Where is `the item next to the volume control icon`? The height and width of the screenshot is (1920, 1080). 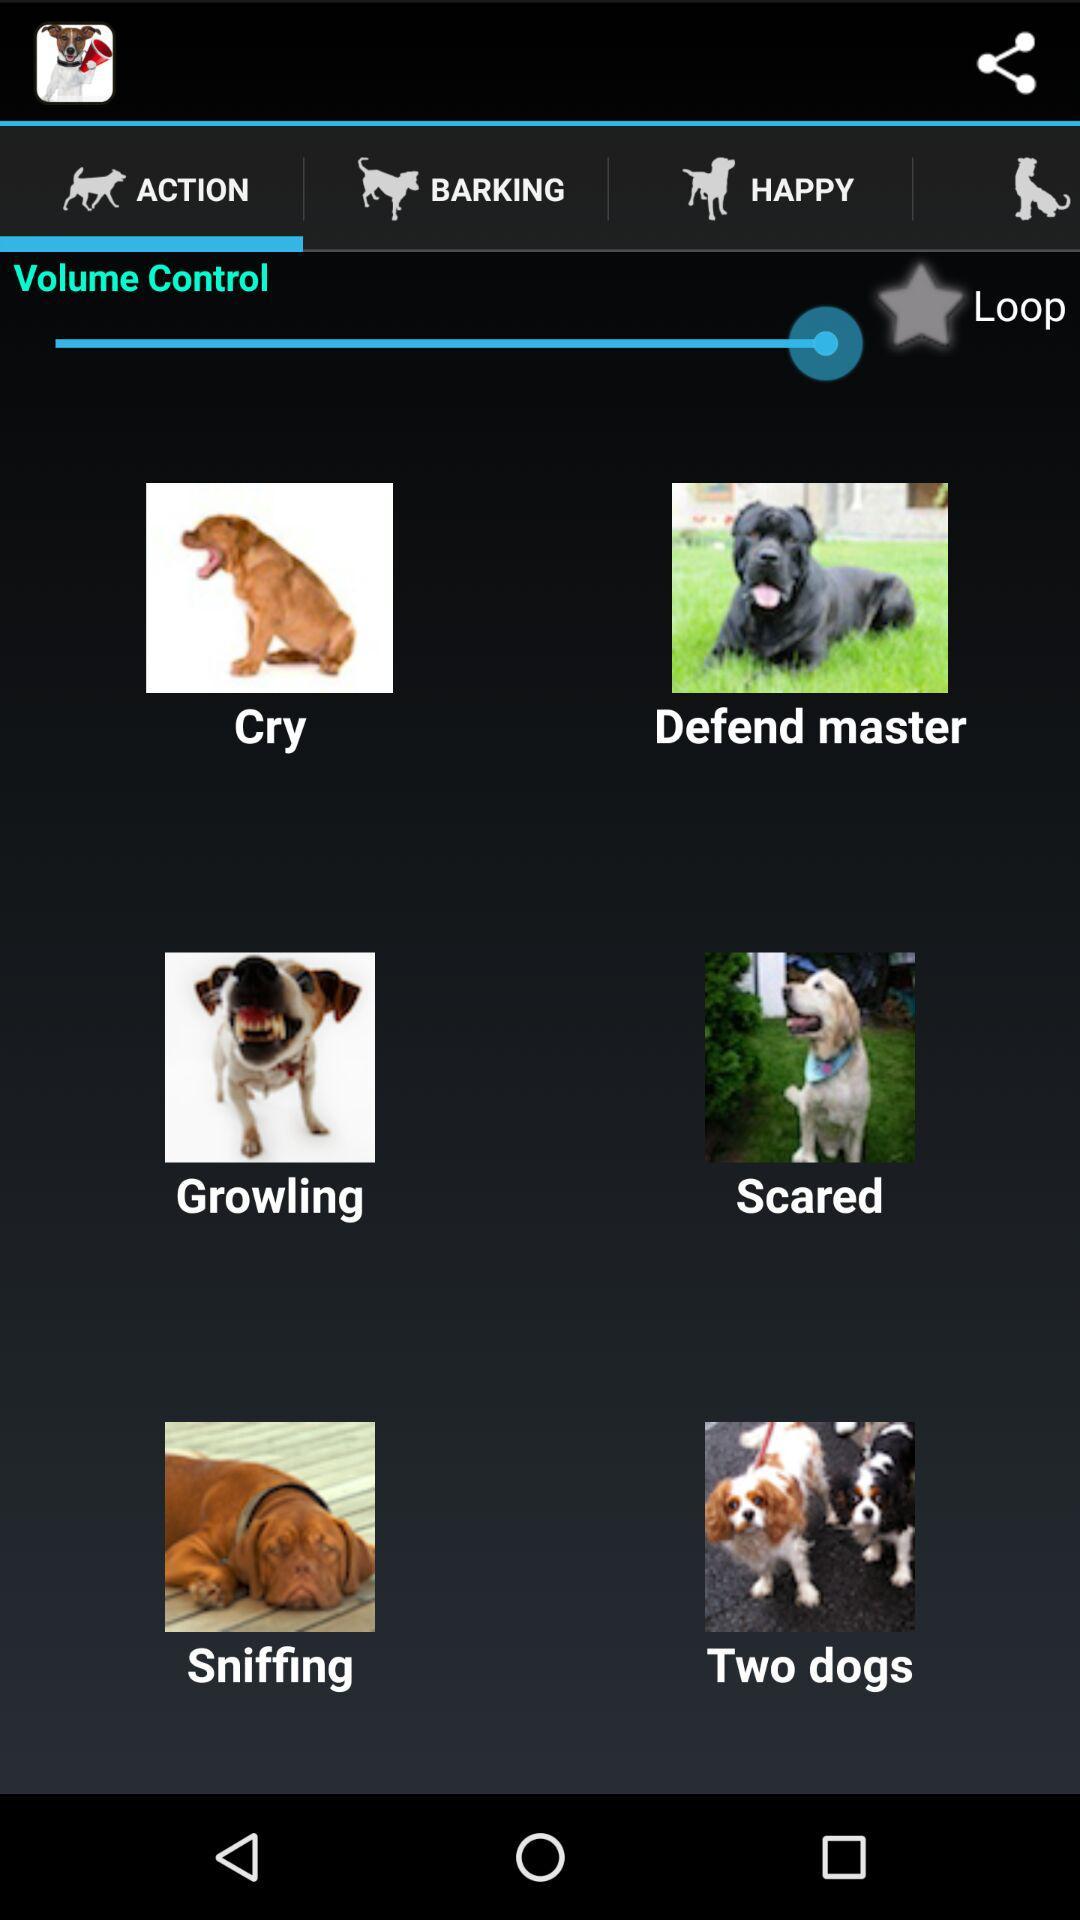 the item next to the volume control icon is located at coordinates (966, 303).